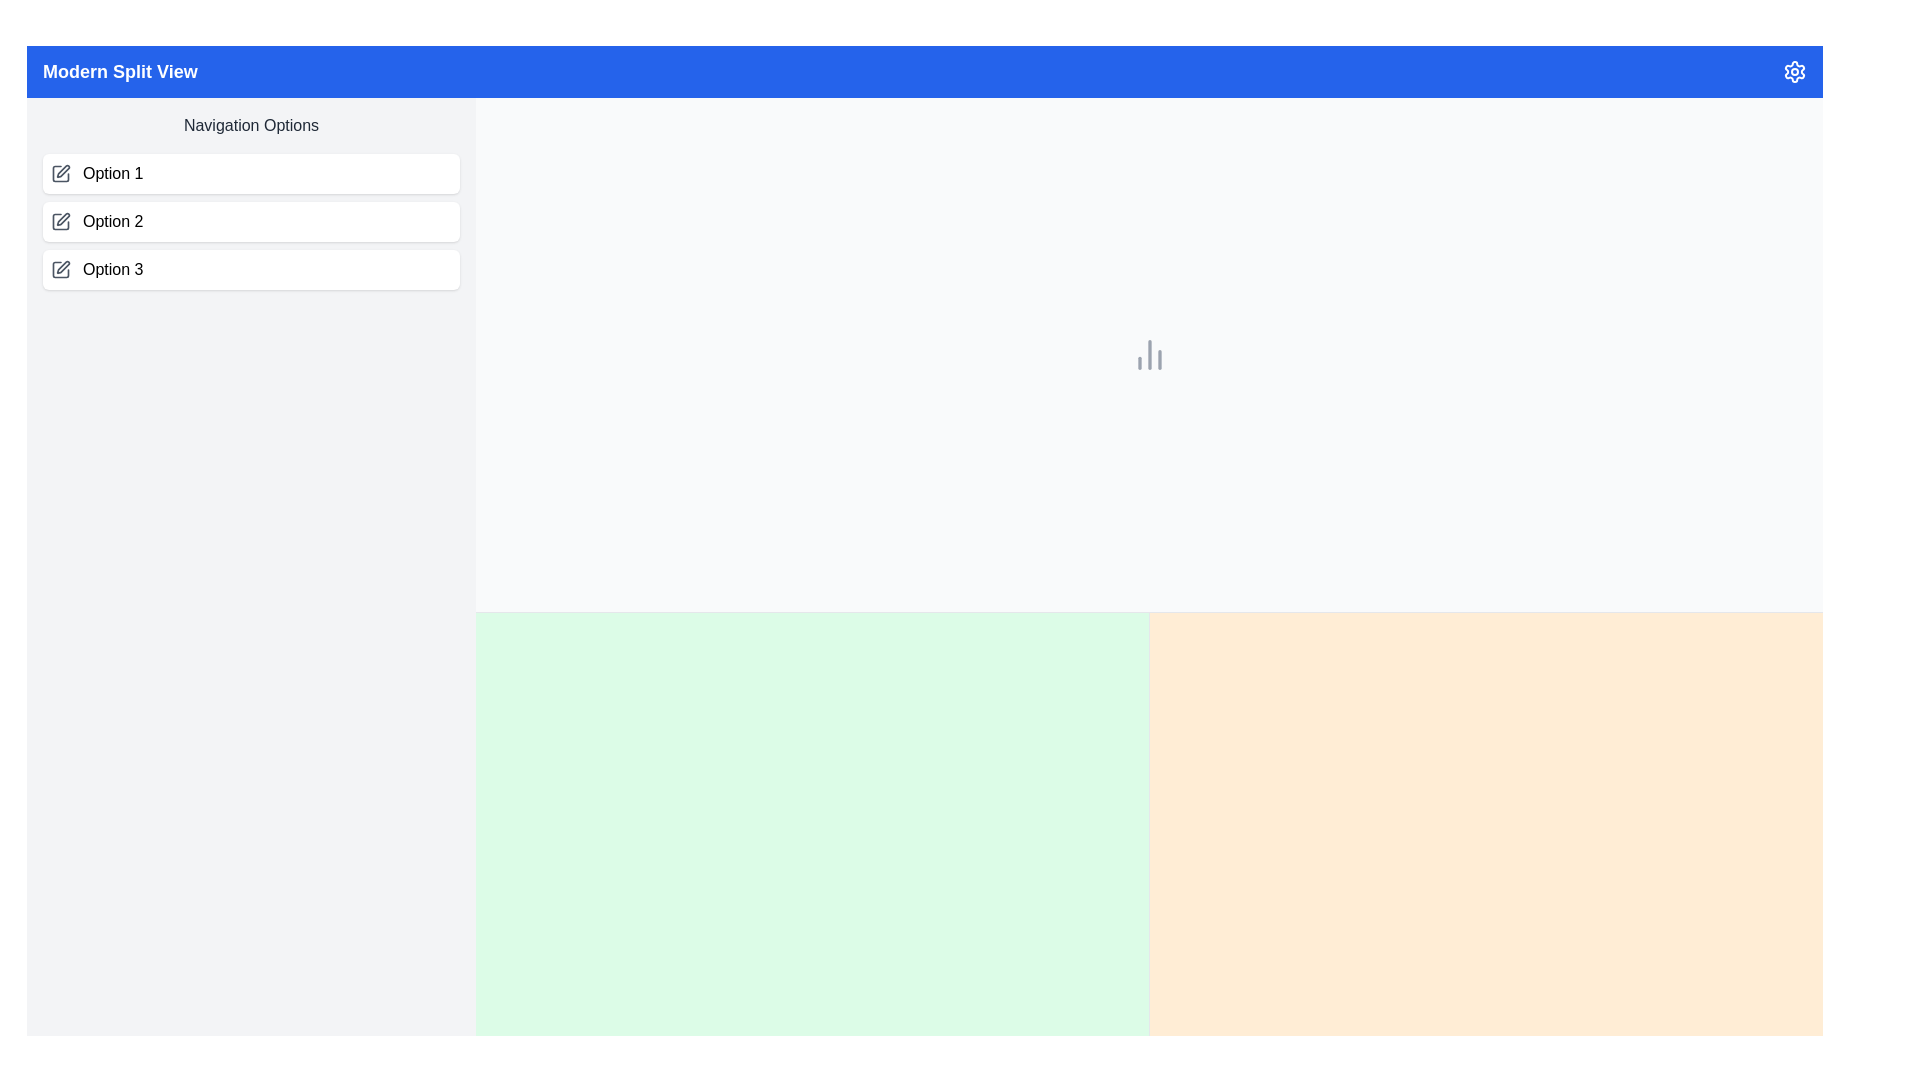  What do you see at coordinates (63, 219) in the screenshot?
I see `the edit function icon styled in gray, located next to the 'Option 2' button in the left sidebar` at bounding box center [63, 219].